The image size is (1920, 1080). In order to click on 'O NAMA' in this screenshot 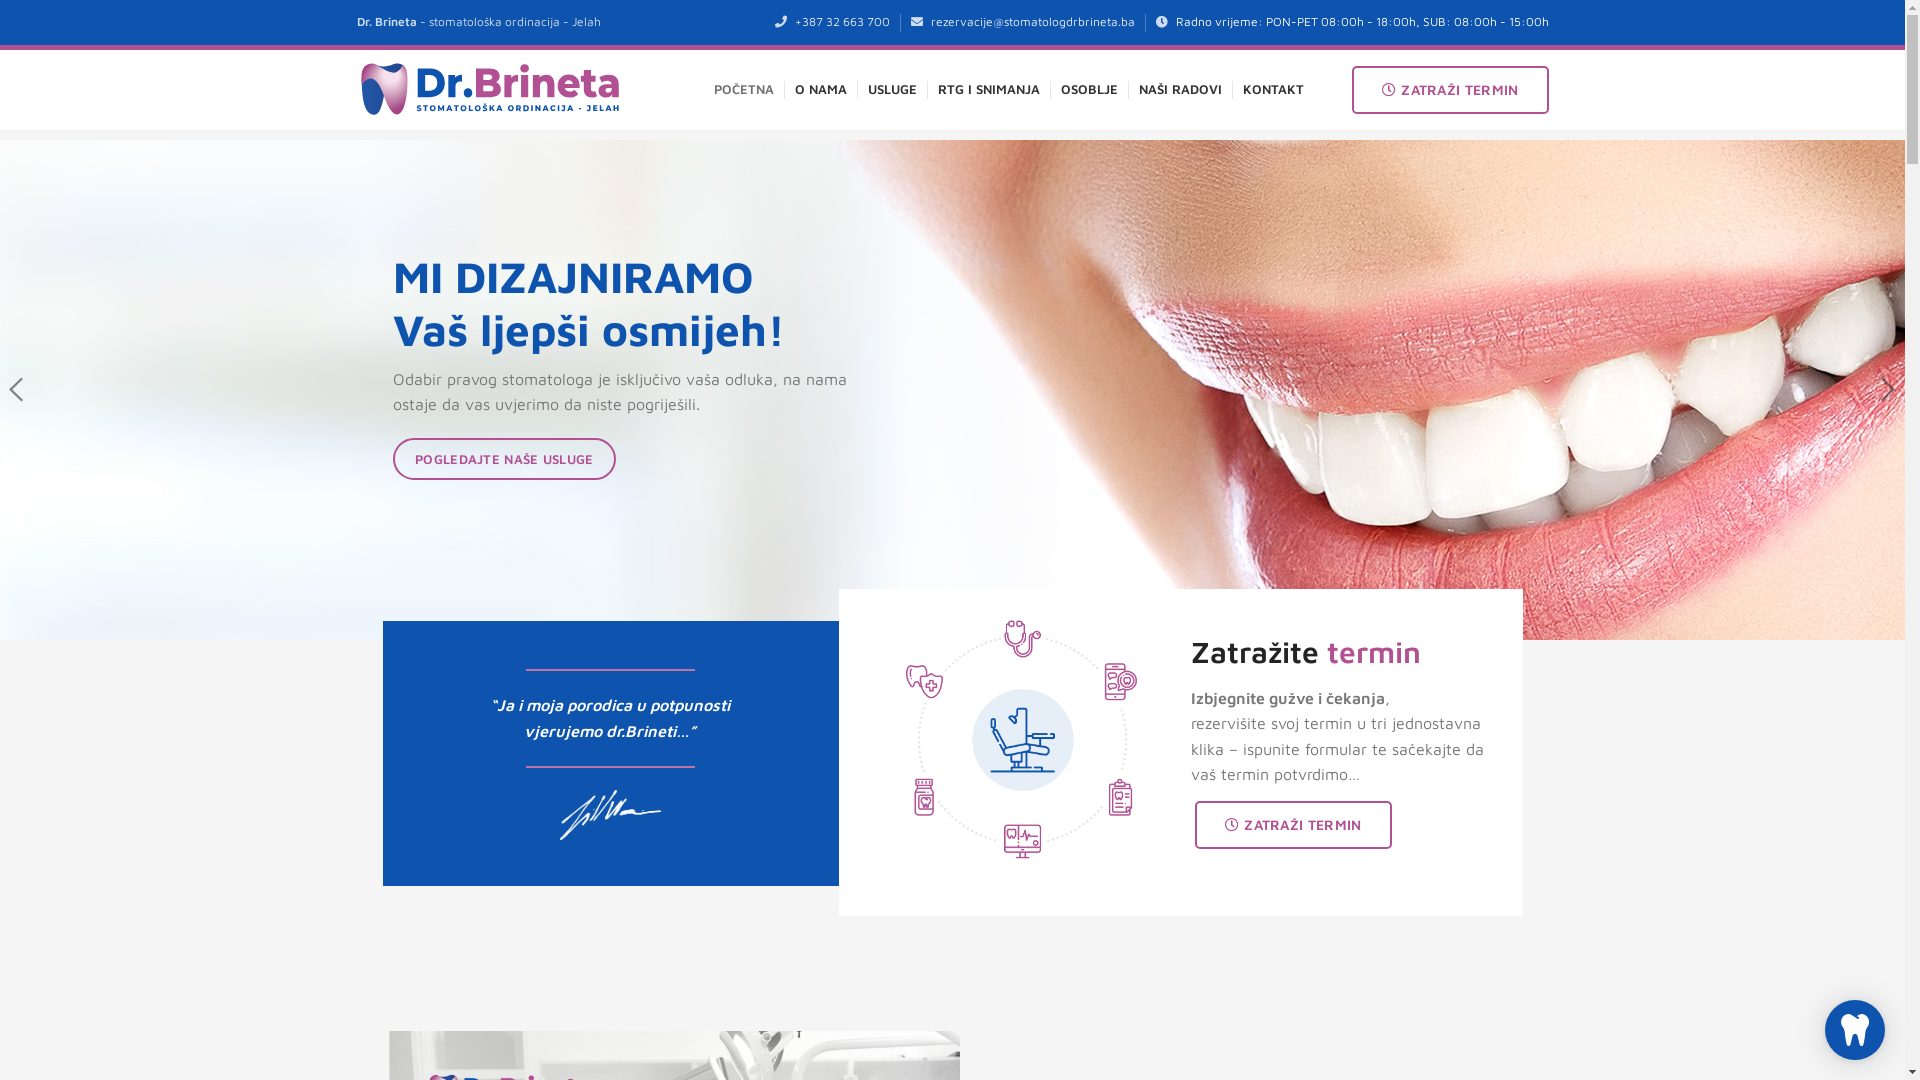, I will do `click(784, 88)`.